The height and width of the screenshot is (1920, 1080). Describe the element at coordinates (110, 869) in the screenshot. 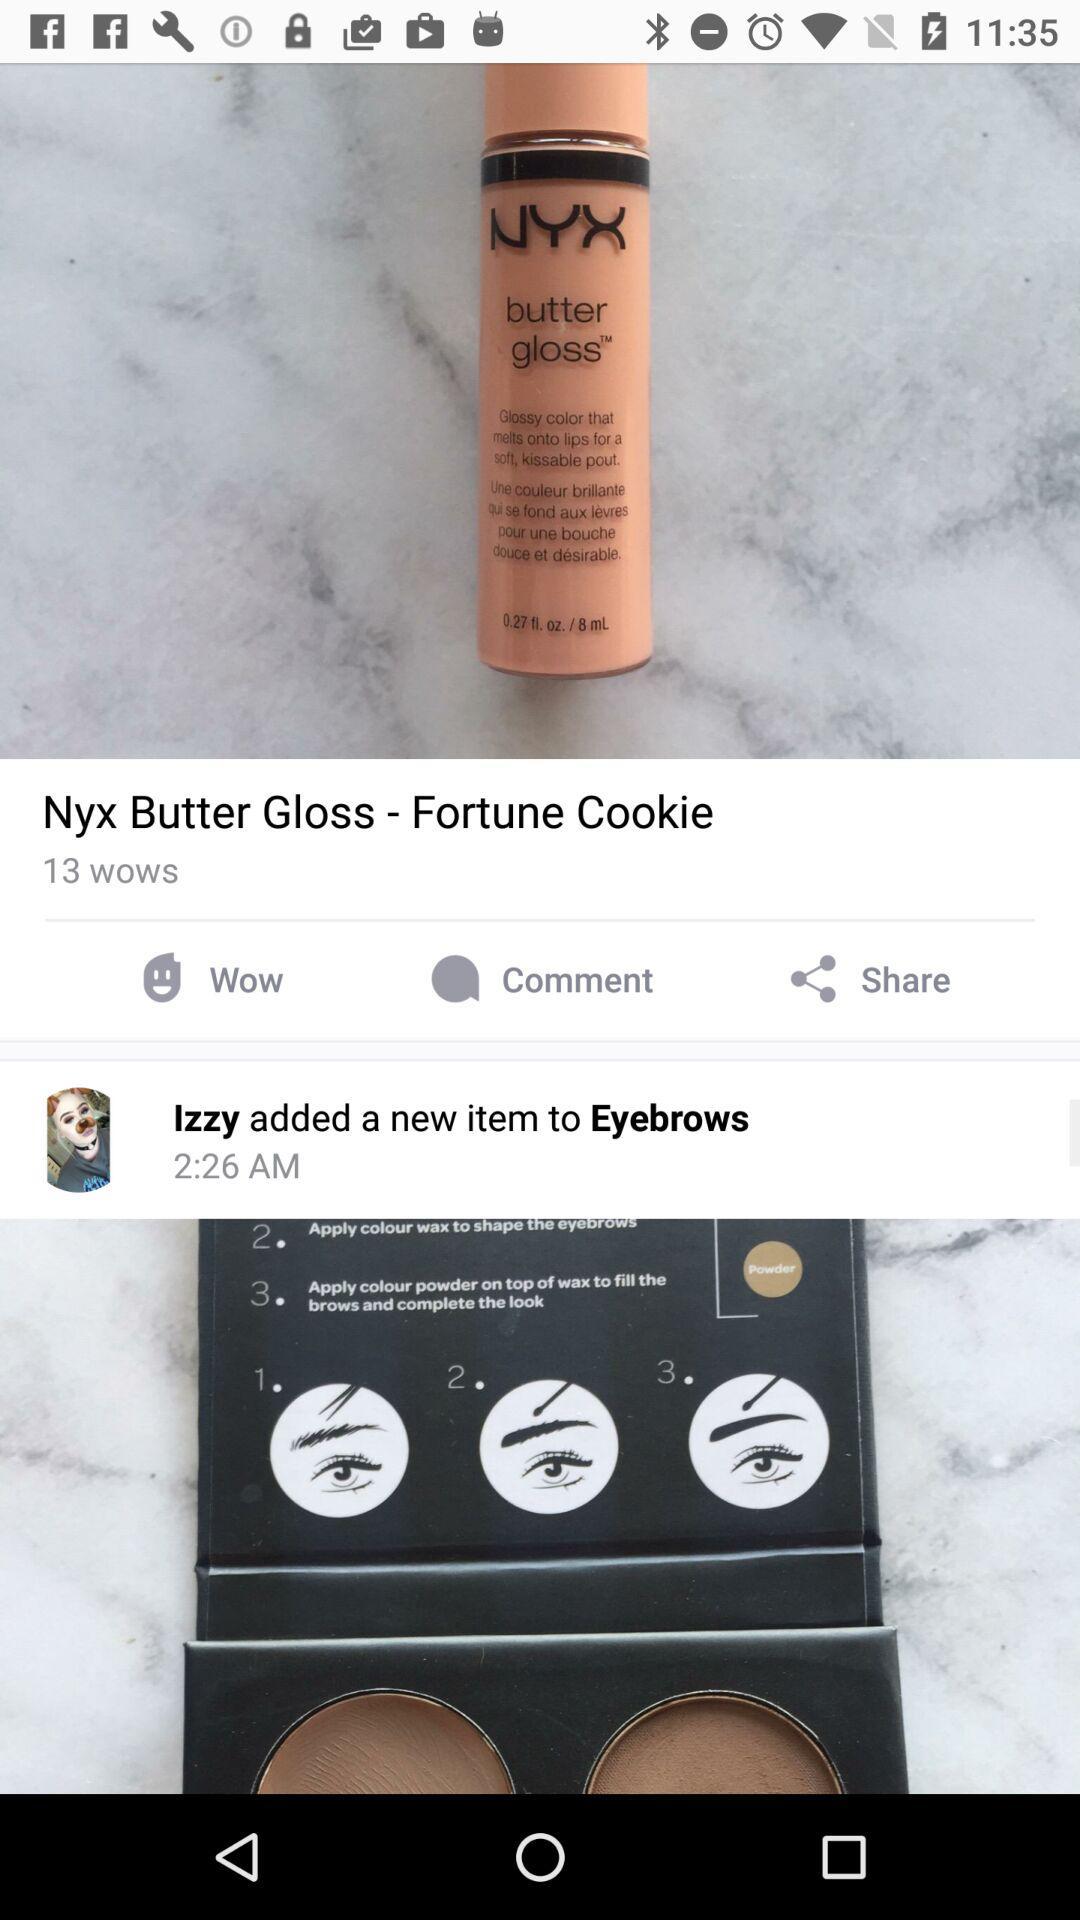

I see `move to the text 13 wows on the web page` at that location.